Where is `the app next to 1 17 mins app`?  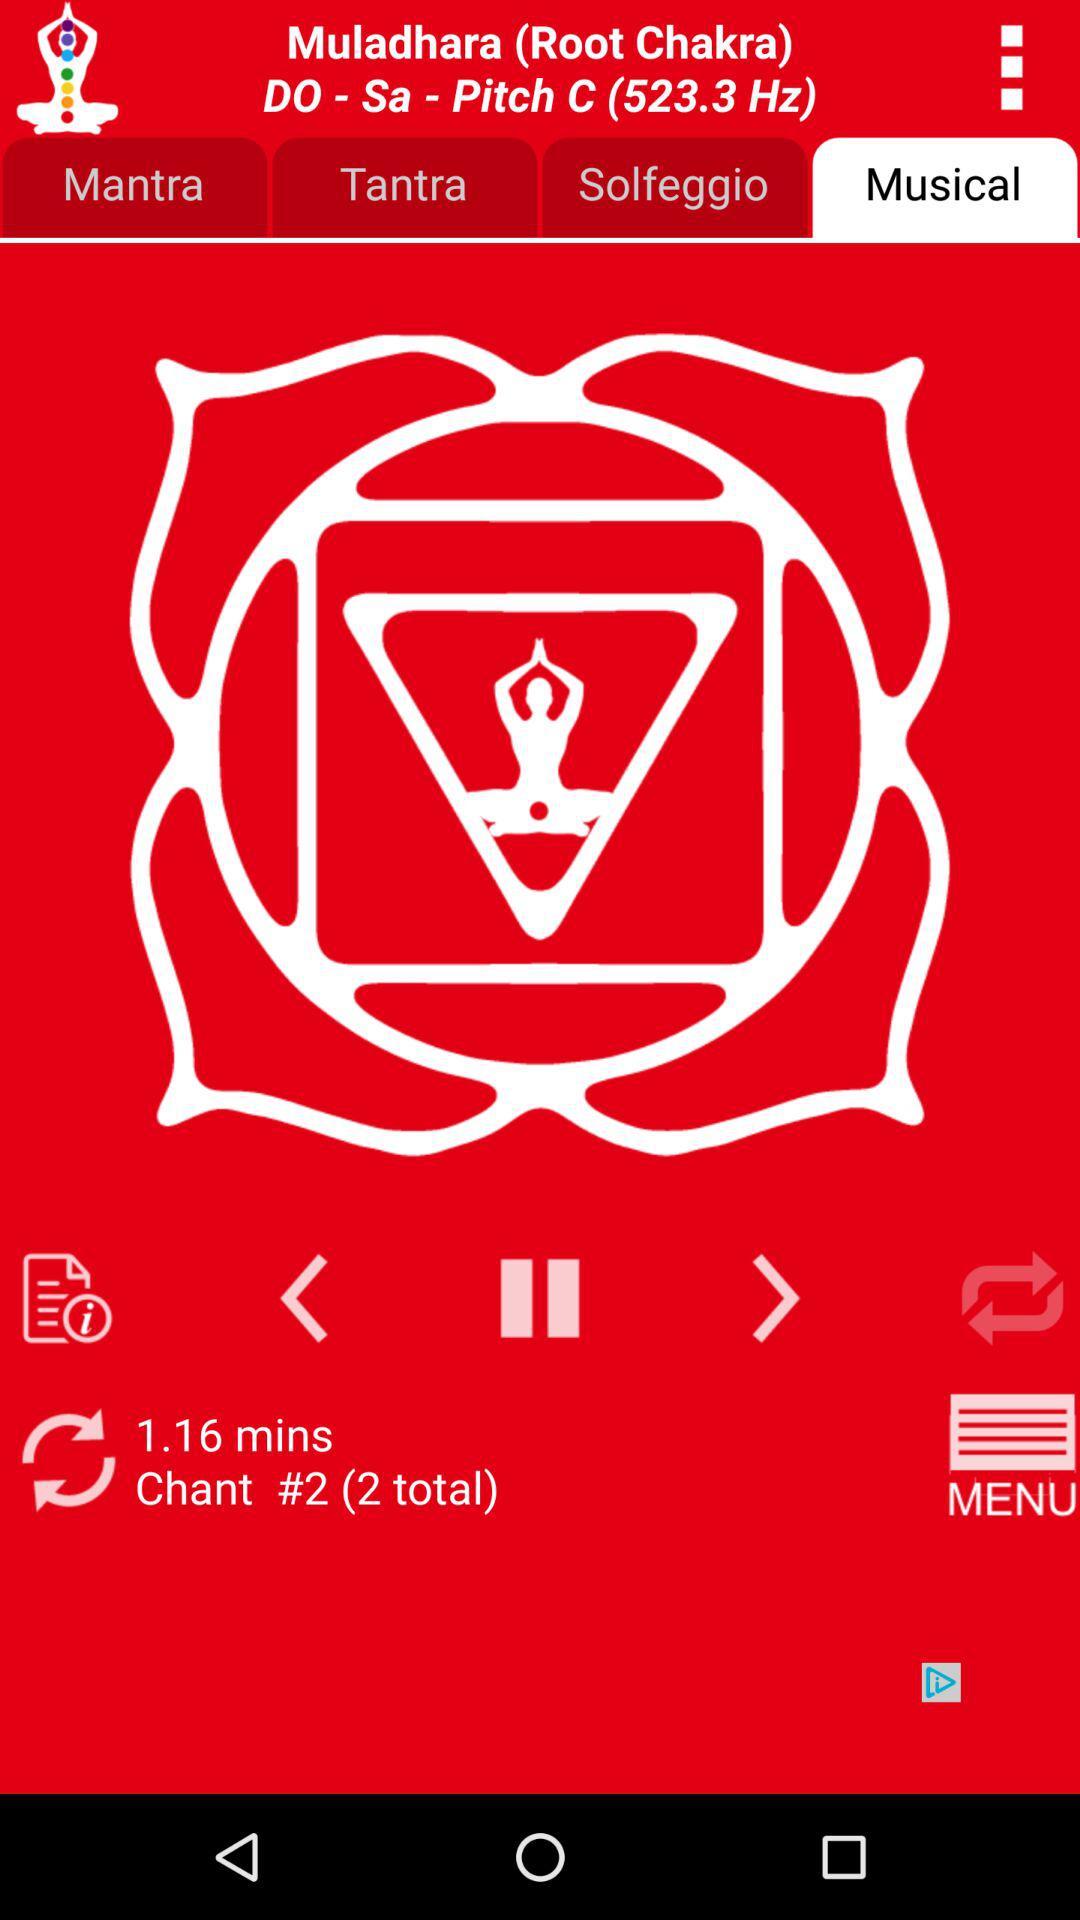 the app next to 1 17 mins app is located at coordinates (1012, 1460).